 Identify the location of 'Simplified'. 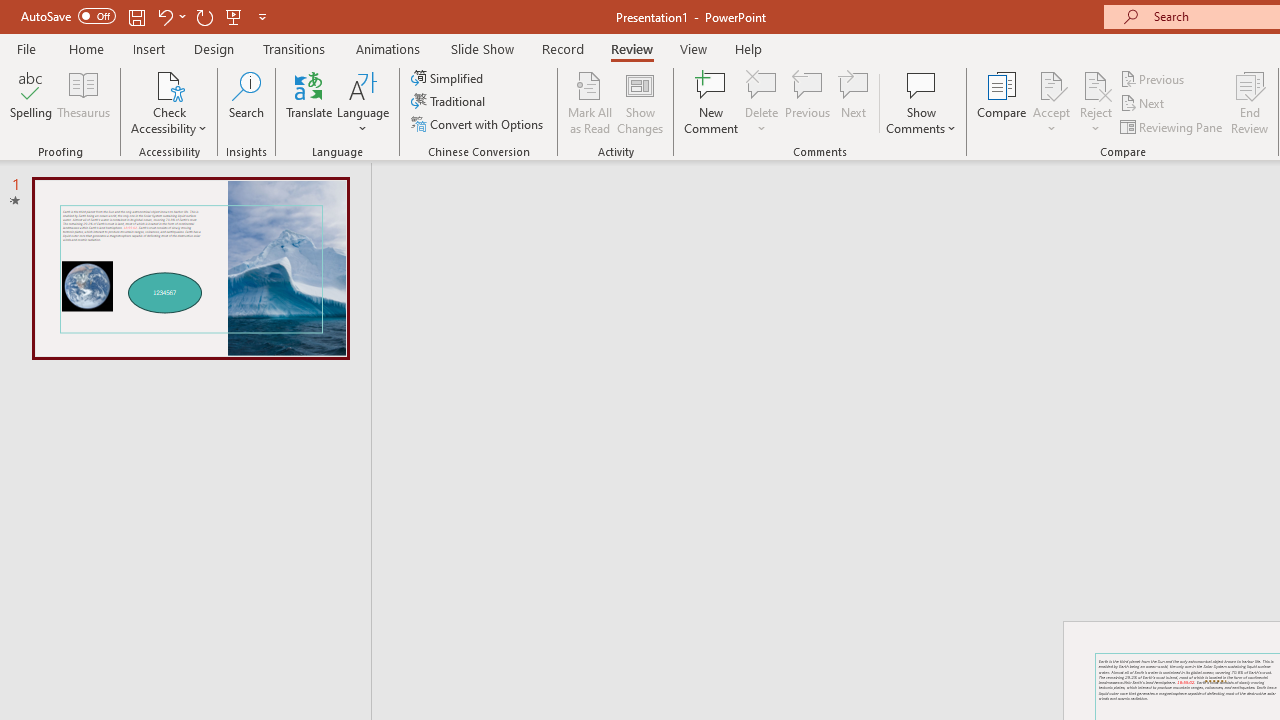
(448, 77).